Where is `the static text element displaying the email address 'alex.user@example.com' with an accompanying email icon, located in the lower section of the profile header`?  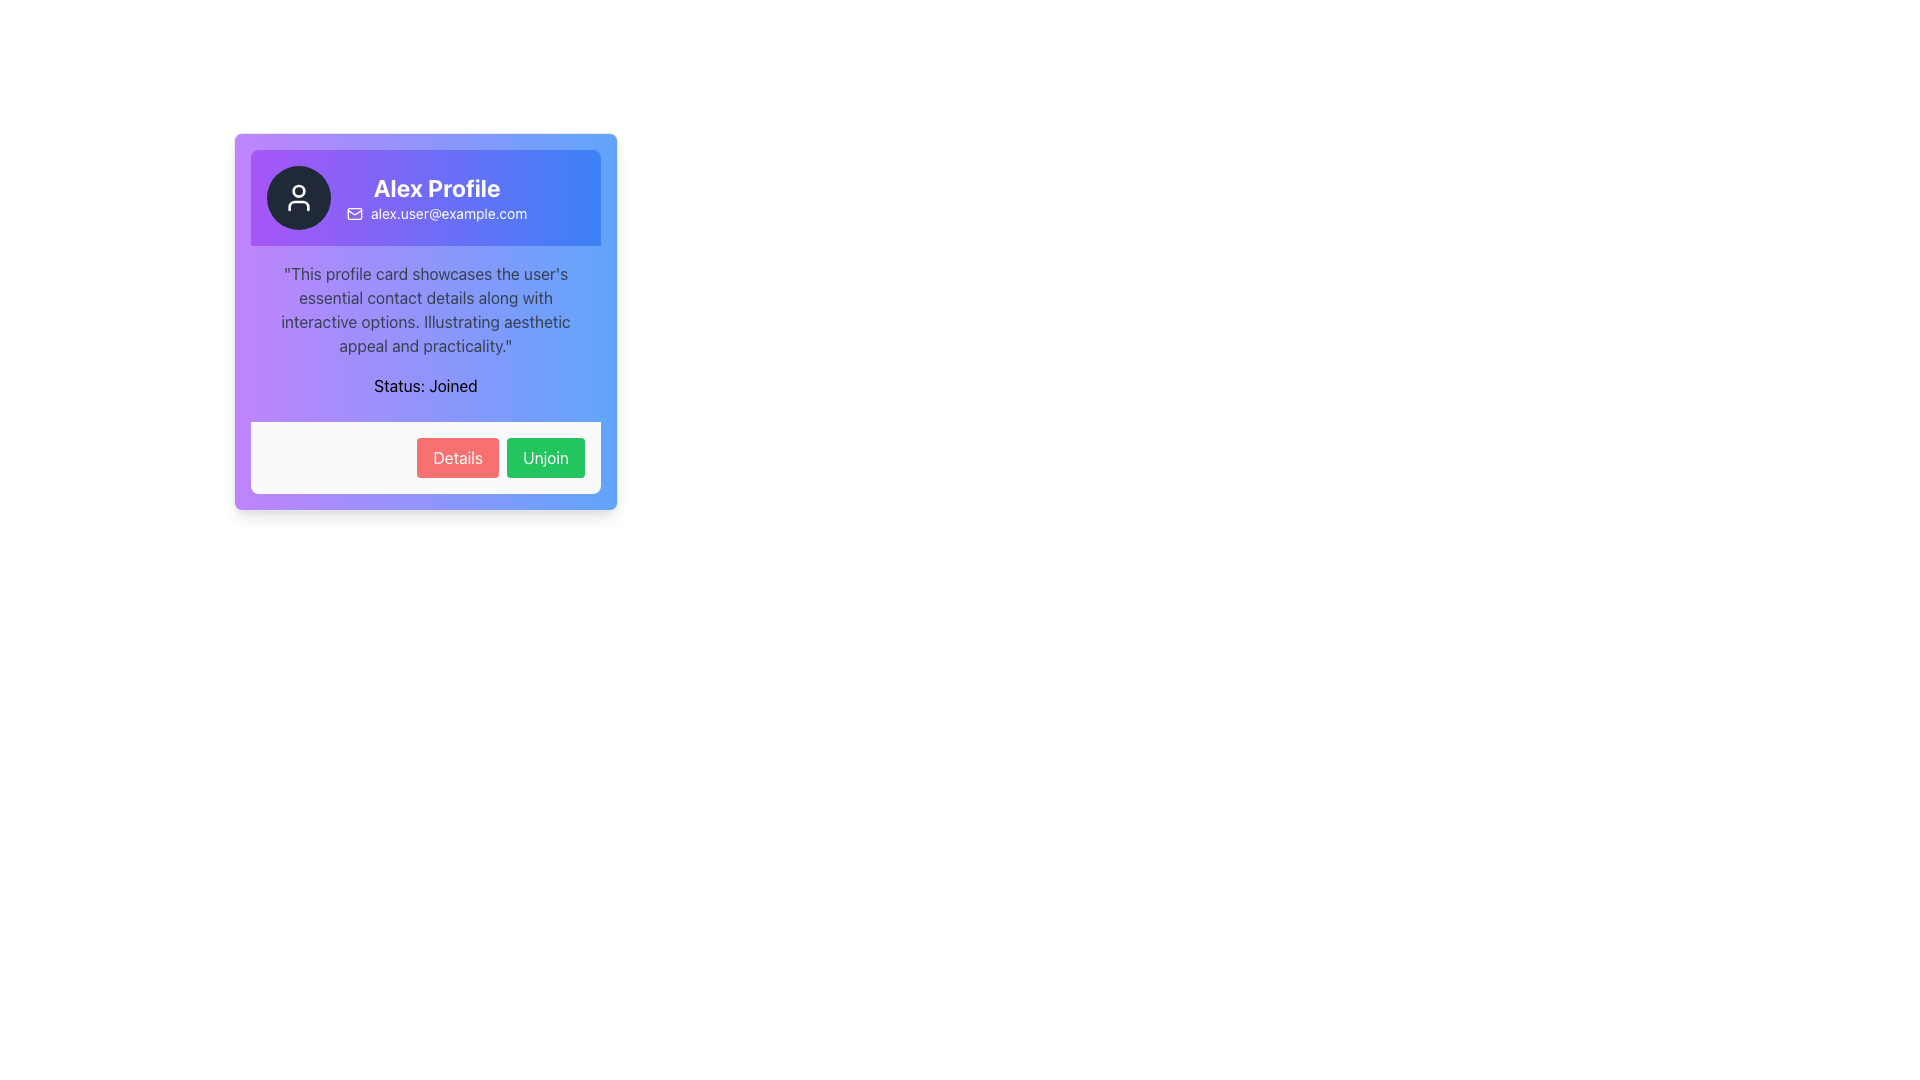 the static text element displaying the email address 'alex.user@example.com' with an accompanying email icon, located in the lower section of the profile header is located at coordinates (436, 213).